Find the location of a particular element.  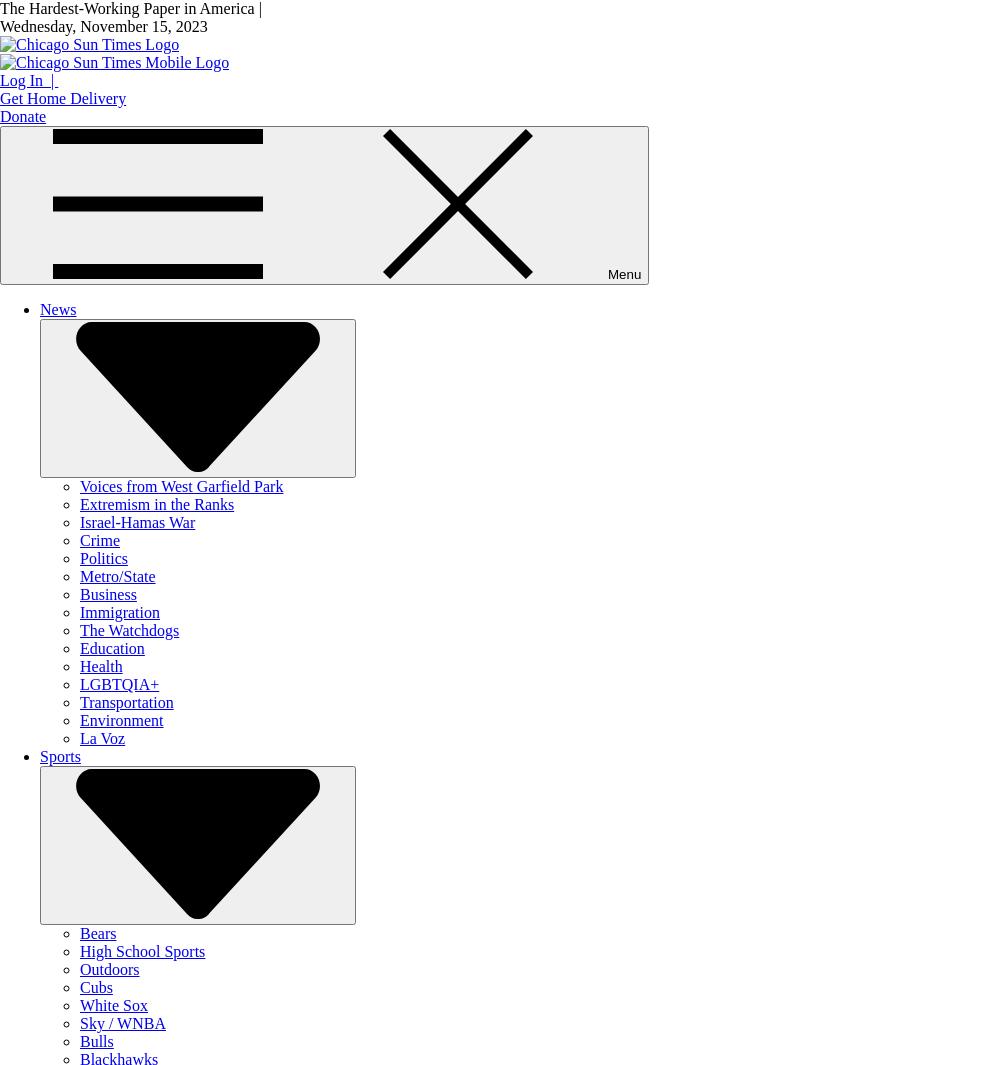

'Get Home Delivery' is located at coordinates (62, 97).